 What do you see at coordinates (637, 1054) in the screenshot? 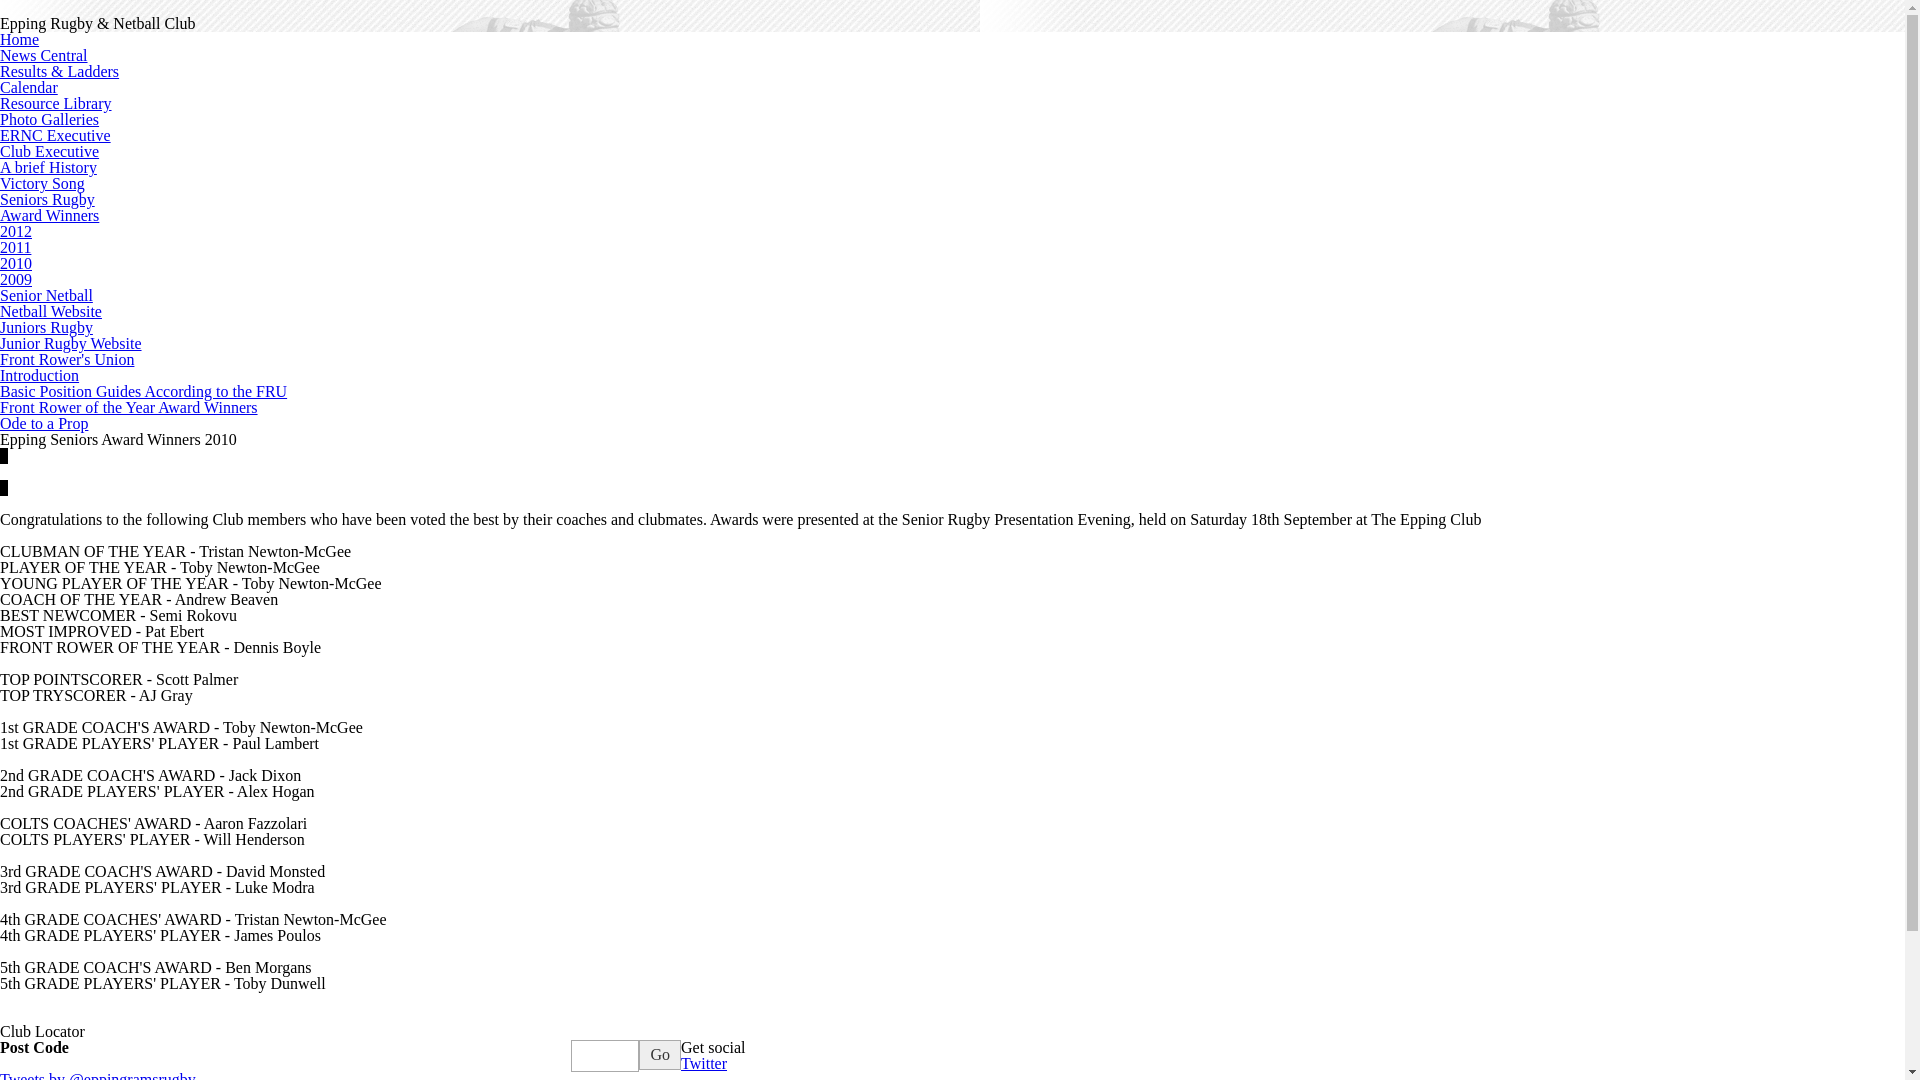
I see `'Go'` at bounding box center [637, 1054].